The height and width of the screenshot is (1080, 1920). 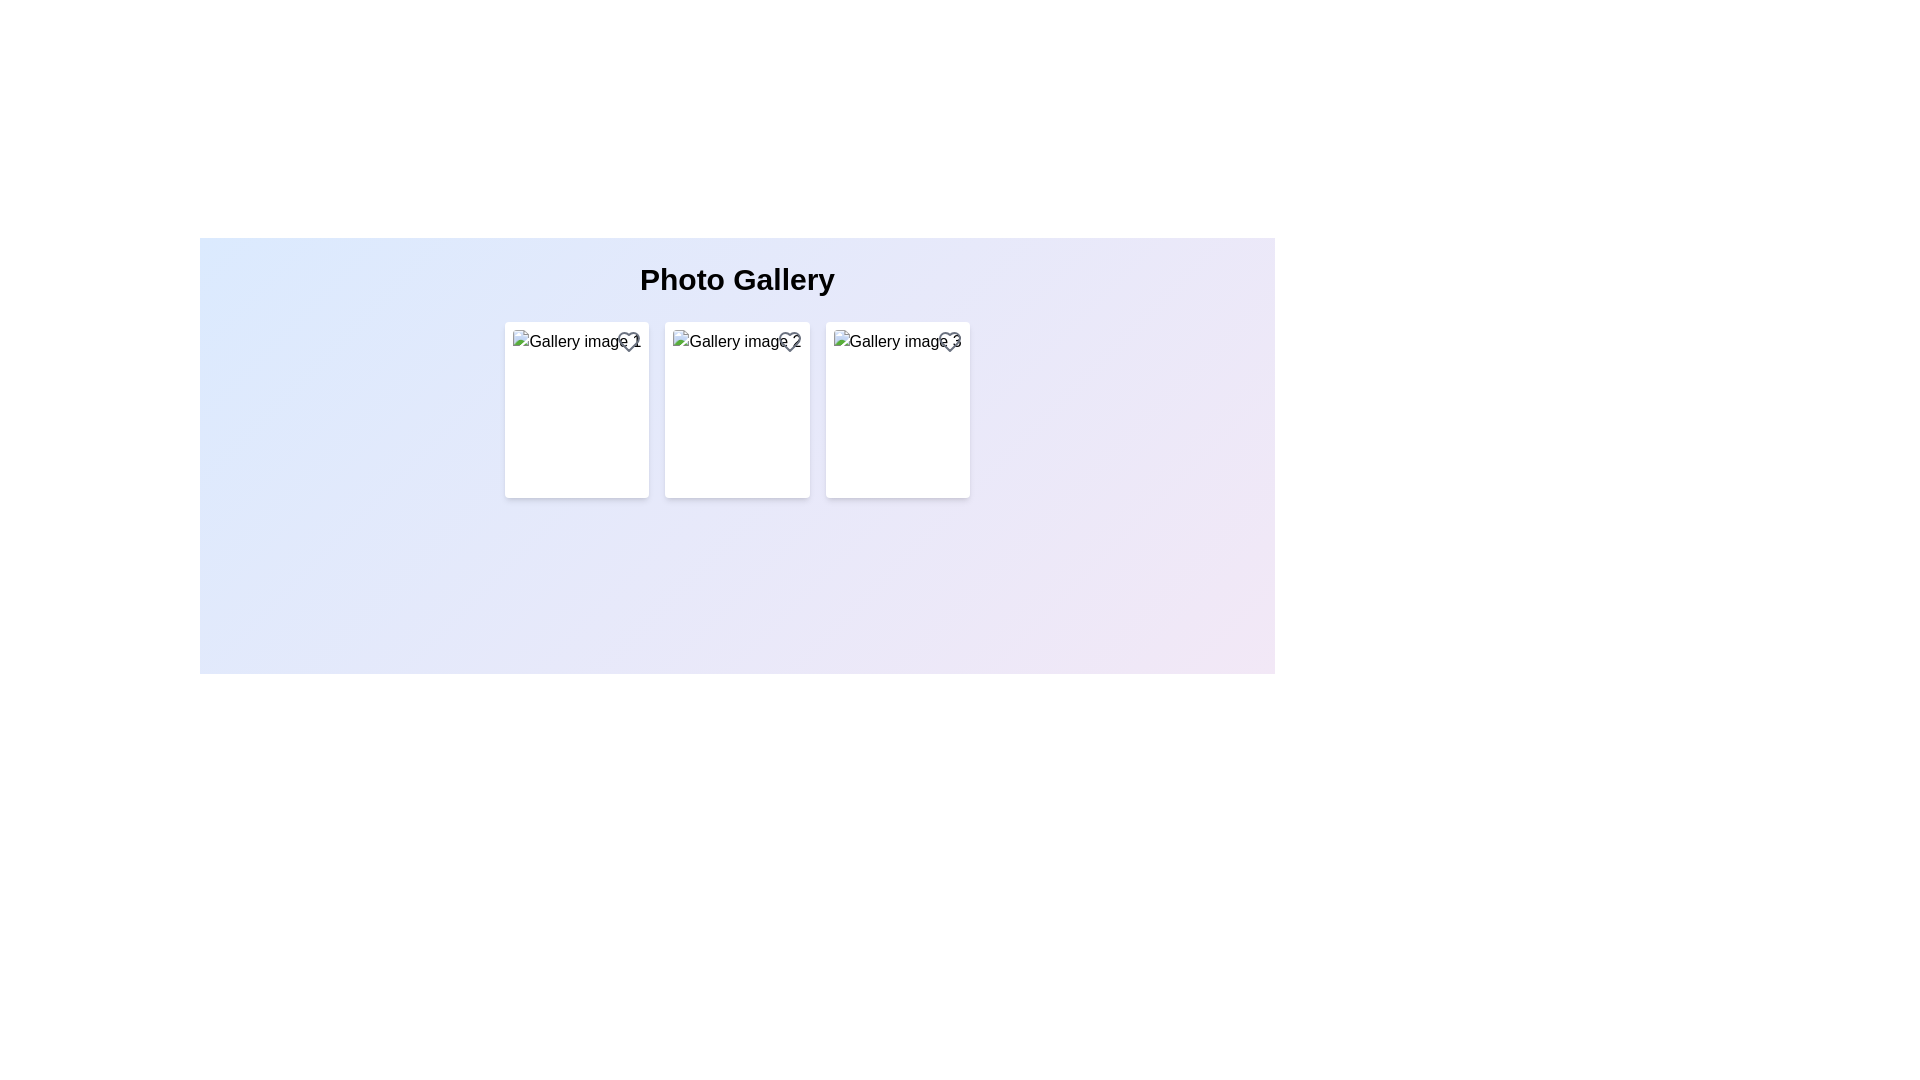 What do you see at coordinates (948, 341) in the screenshot?
I see `the heart-shaped icon in the top-right corner of the 'Gallery image3' card to indicate a 'favorite' or 'like' action` at bounding box center [948, 341].